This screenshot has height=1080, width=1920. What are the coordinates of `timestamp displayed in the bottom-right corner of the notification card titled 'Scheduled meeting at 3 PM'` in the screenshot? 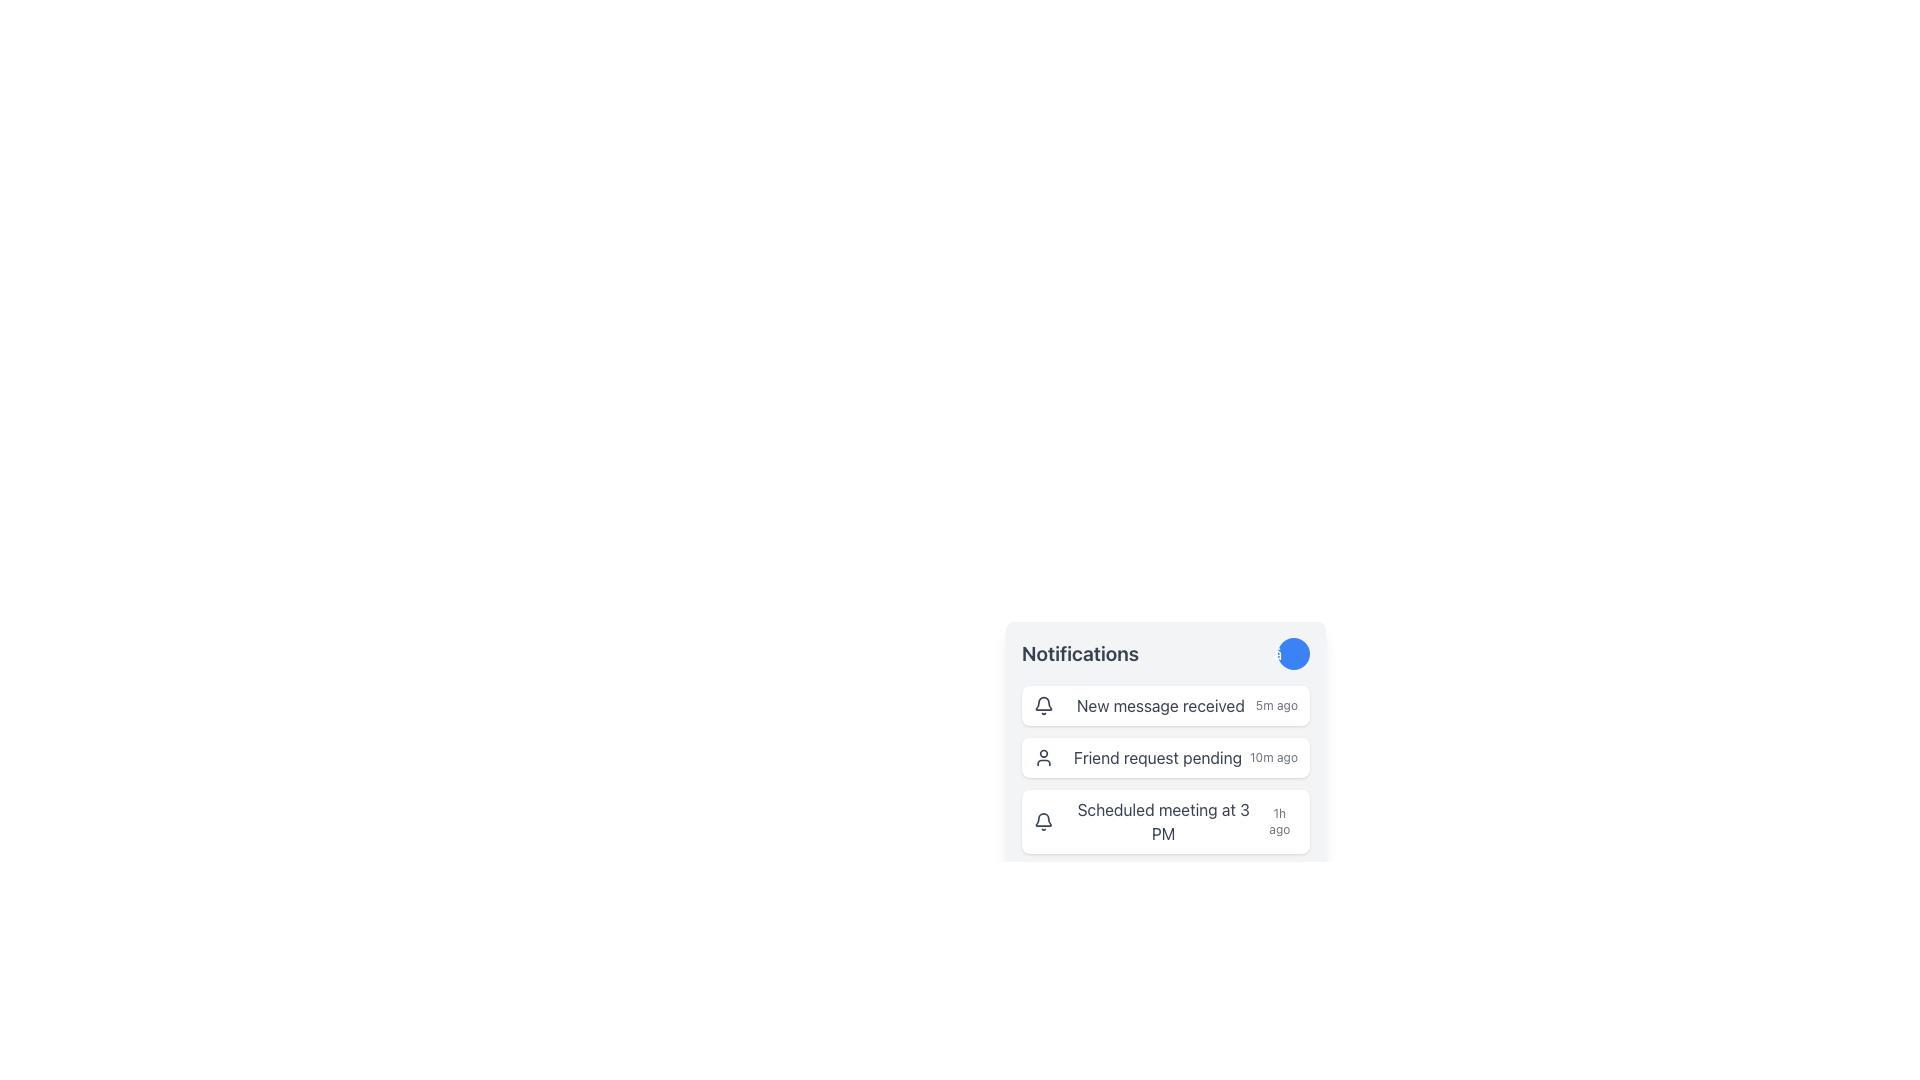 It's located at (1278, 821).